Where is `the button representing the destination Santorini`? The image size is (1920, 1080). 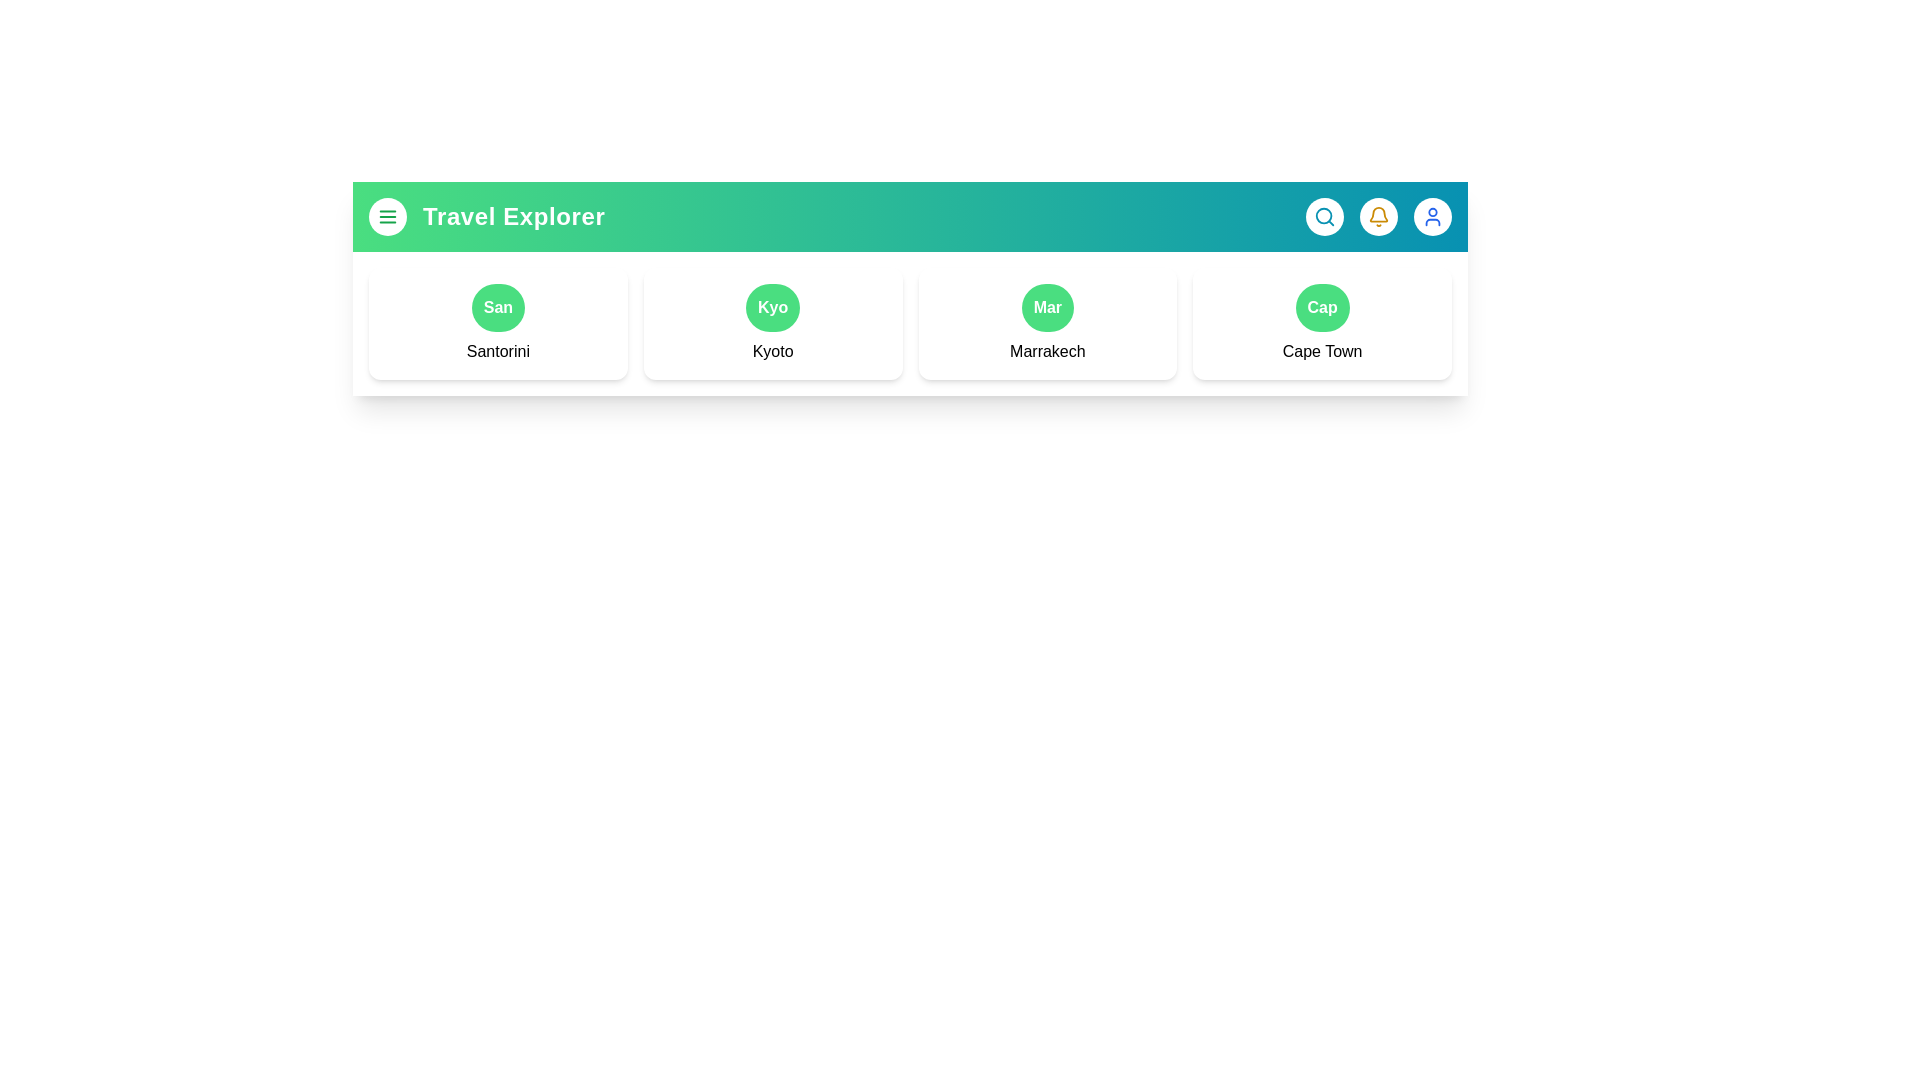
the button representing the destination Santorini is located at coordinates (498, 308).